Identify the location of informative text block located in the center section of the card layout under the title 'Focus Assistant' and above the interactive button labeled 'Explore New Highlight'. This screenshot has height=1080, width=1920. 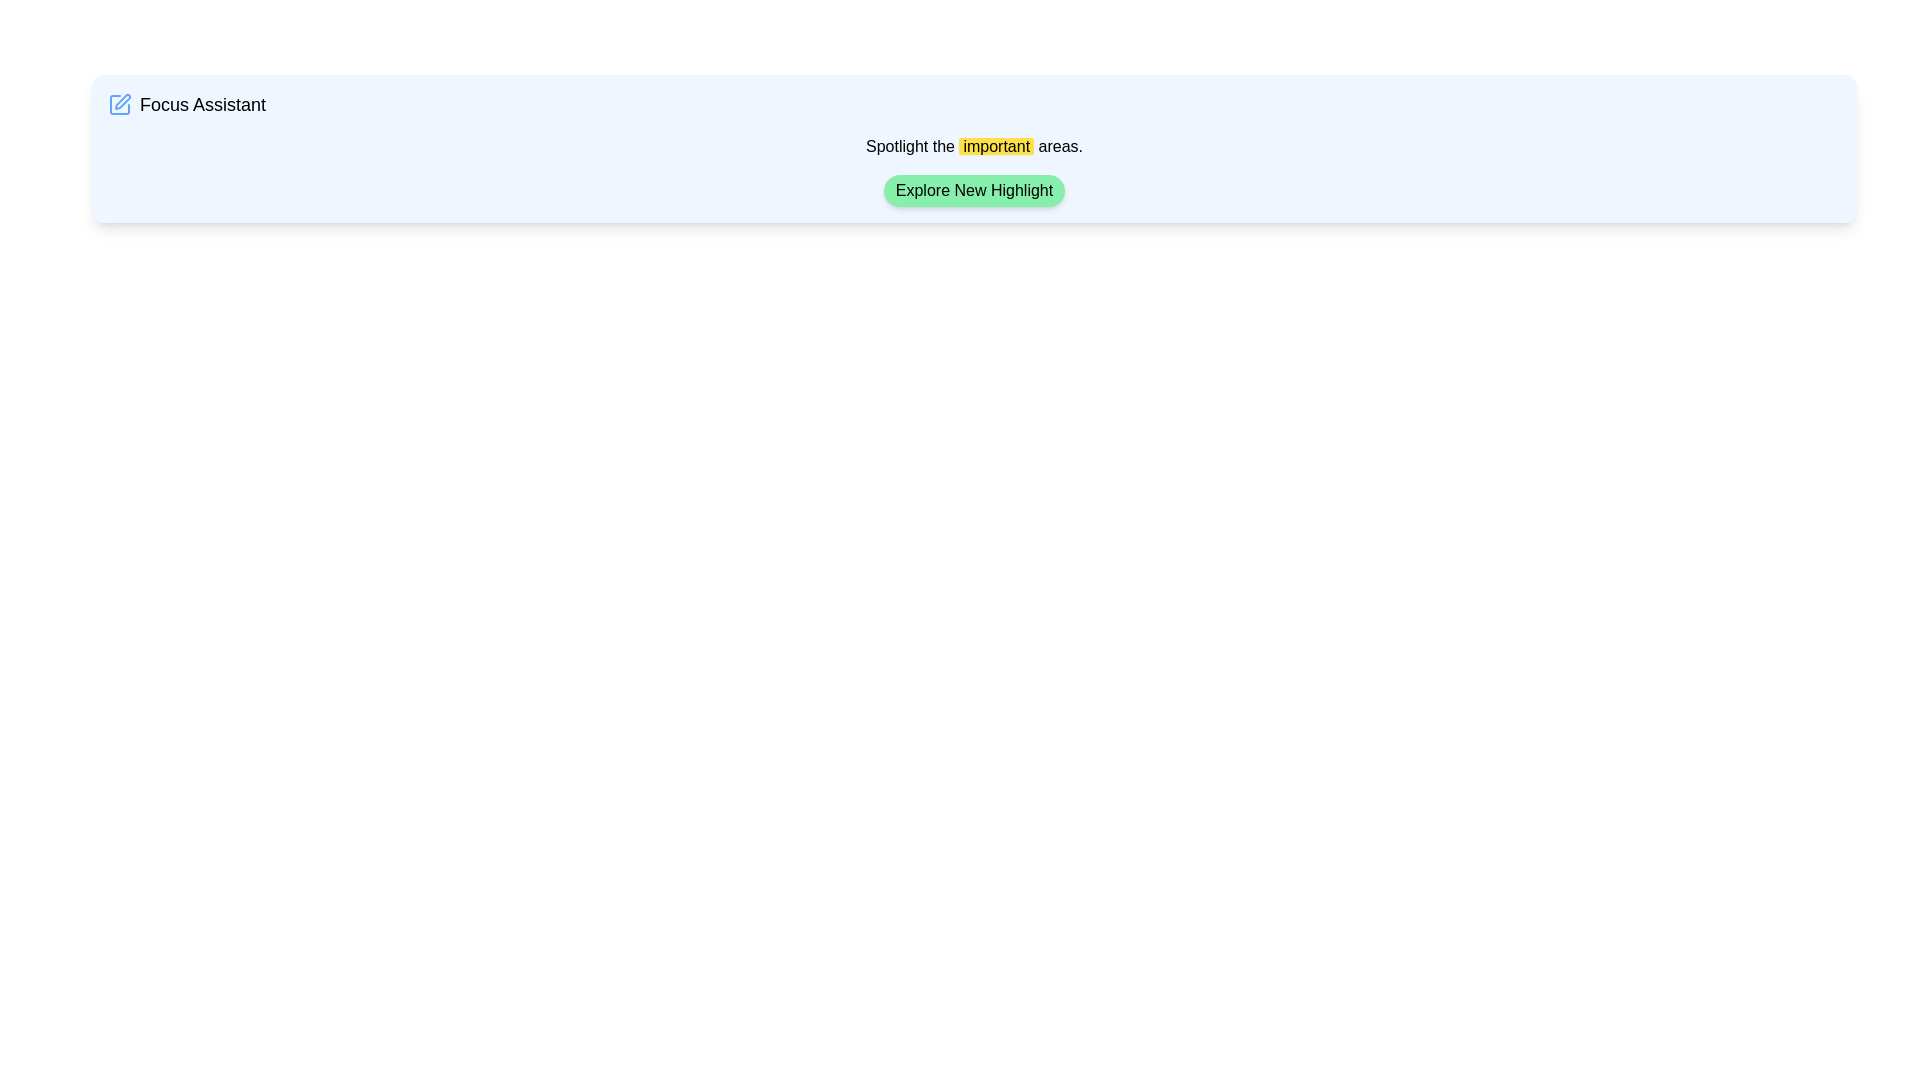
(974, 145).